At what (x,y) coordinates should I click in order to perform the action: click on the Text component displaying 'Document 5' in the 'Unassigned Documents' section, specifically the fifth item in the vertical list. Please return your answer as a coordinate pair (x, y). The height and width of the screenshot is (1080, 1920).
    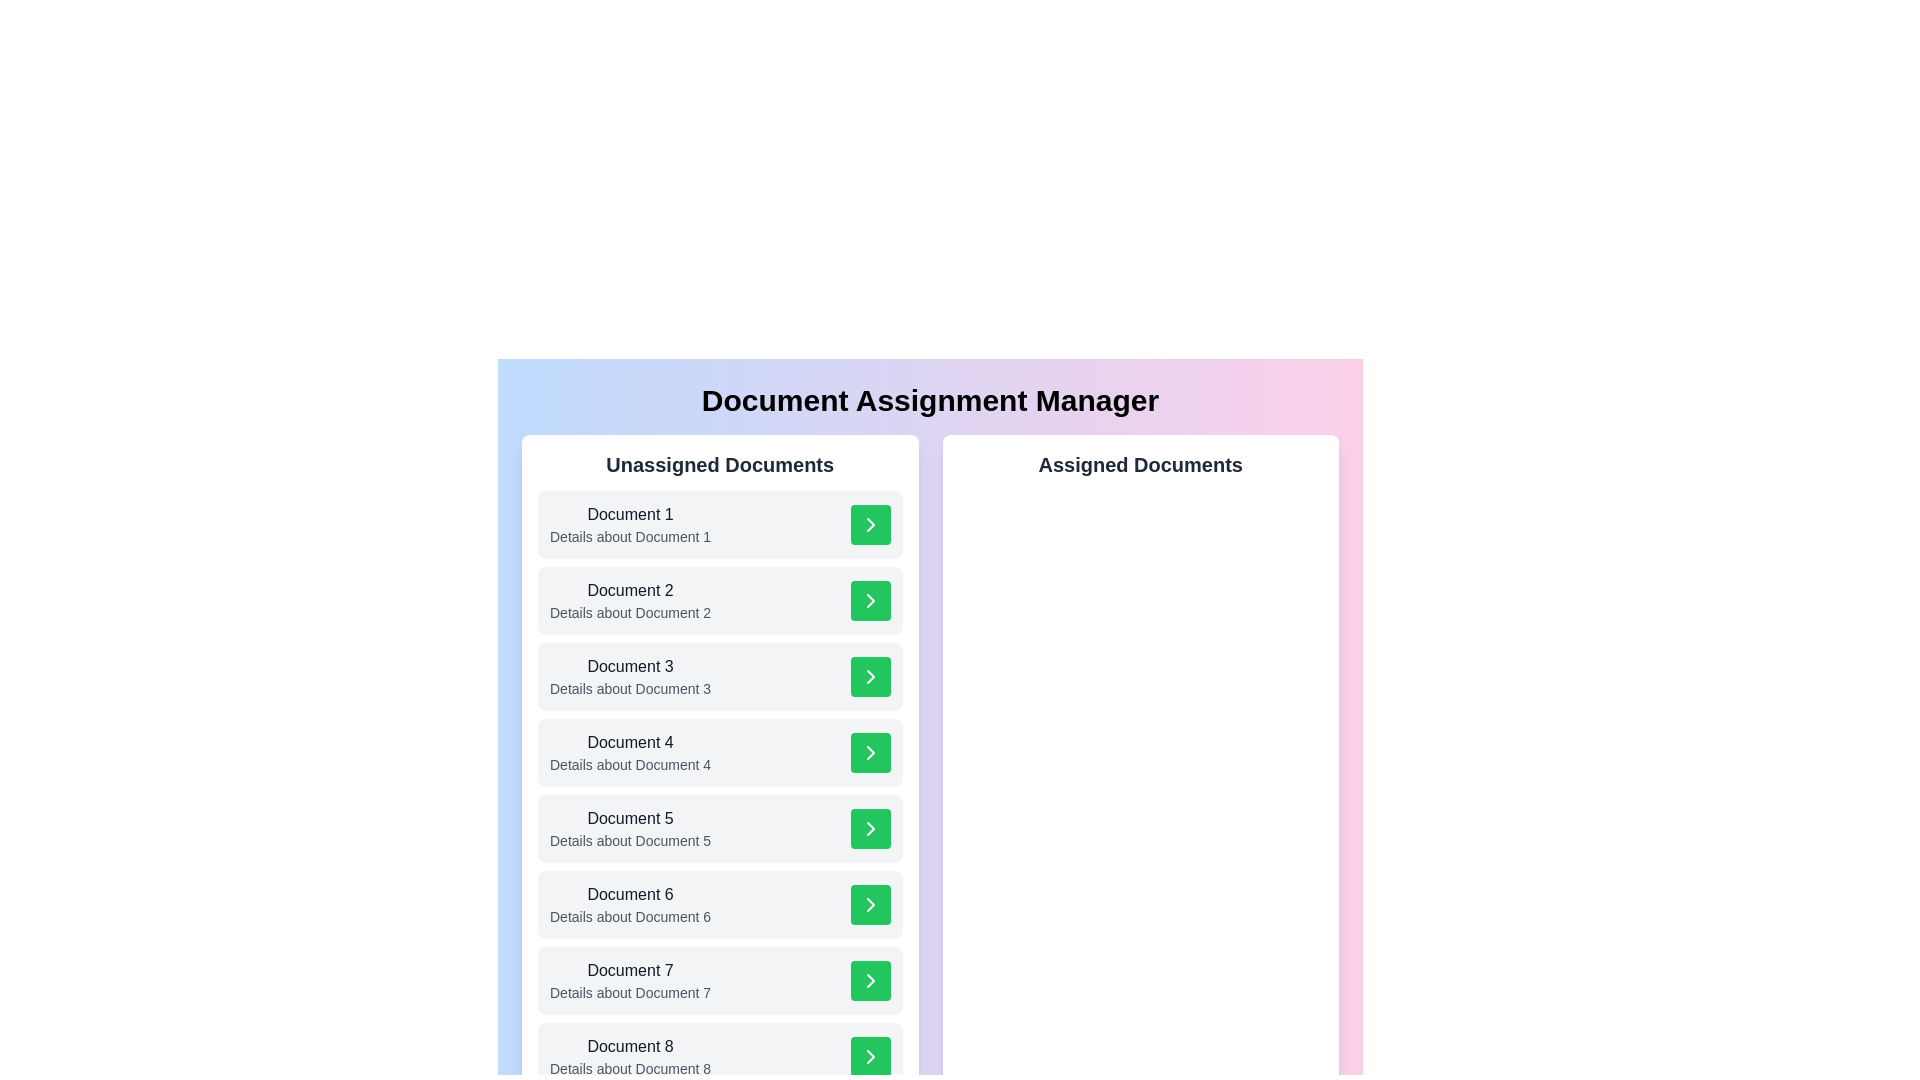
    Looking at the image, I should click on (629, 829).